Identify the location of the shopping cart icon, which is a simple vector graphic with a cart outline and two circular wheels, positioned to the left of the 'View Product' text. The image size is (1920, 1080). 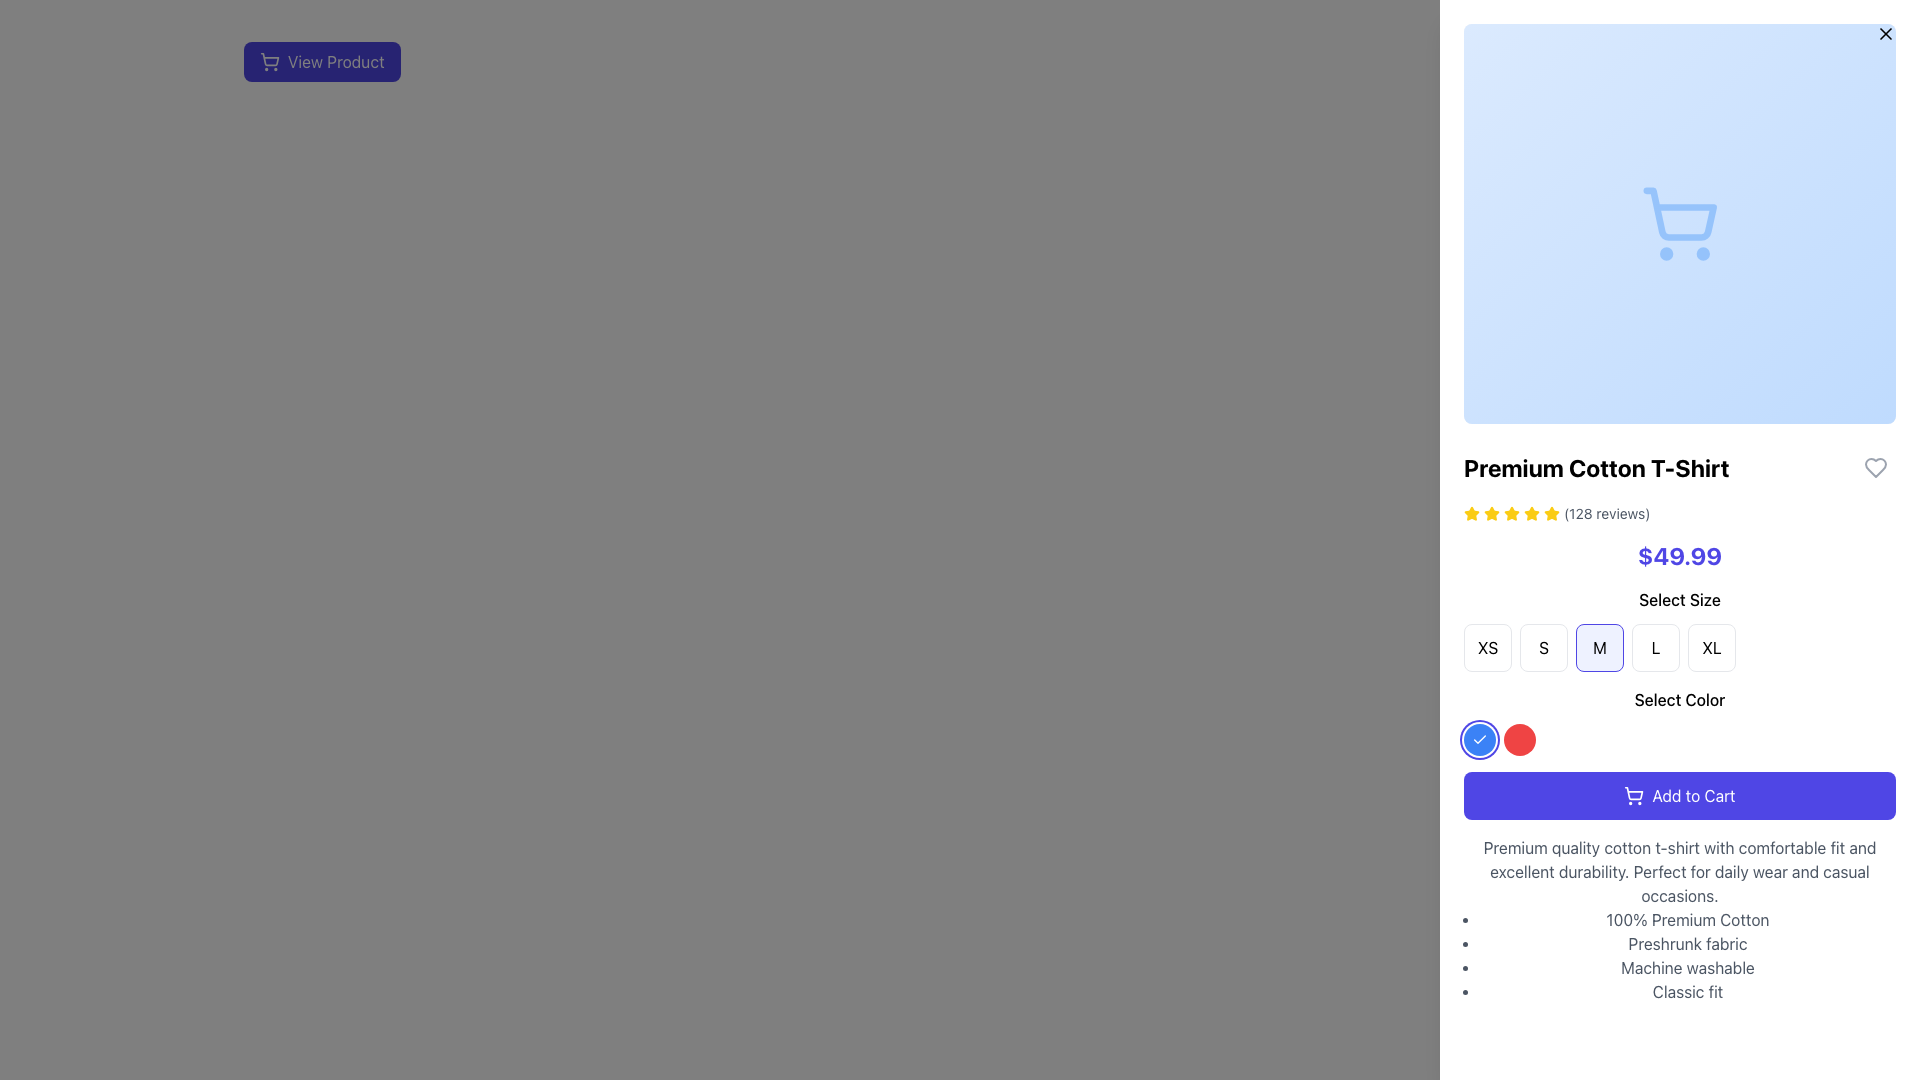
(268, 60).